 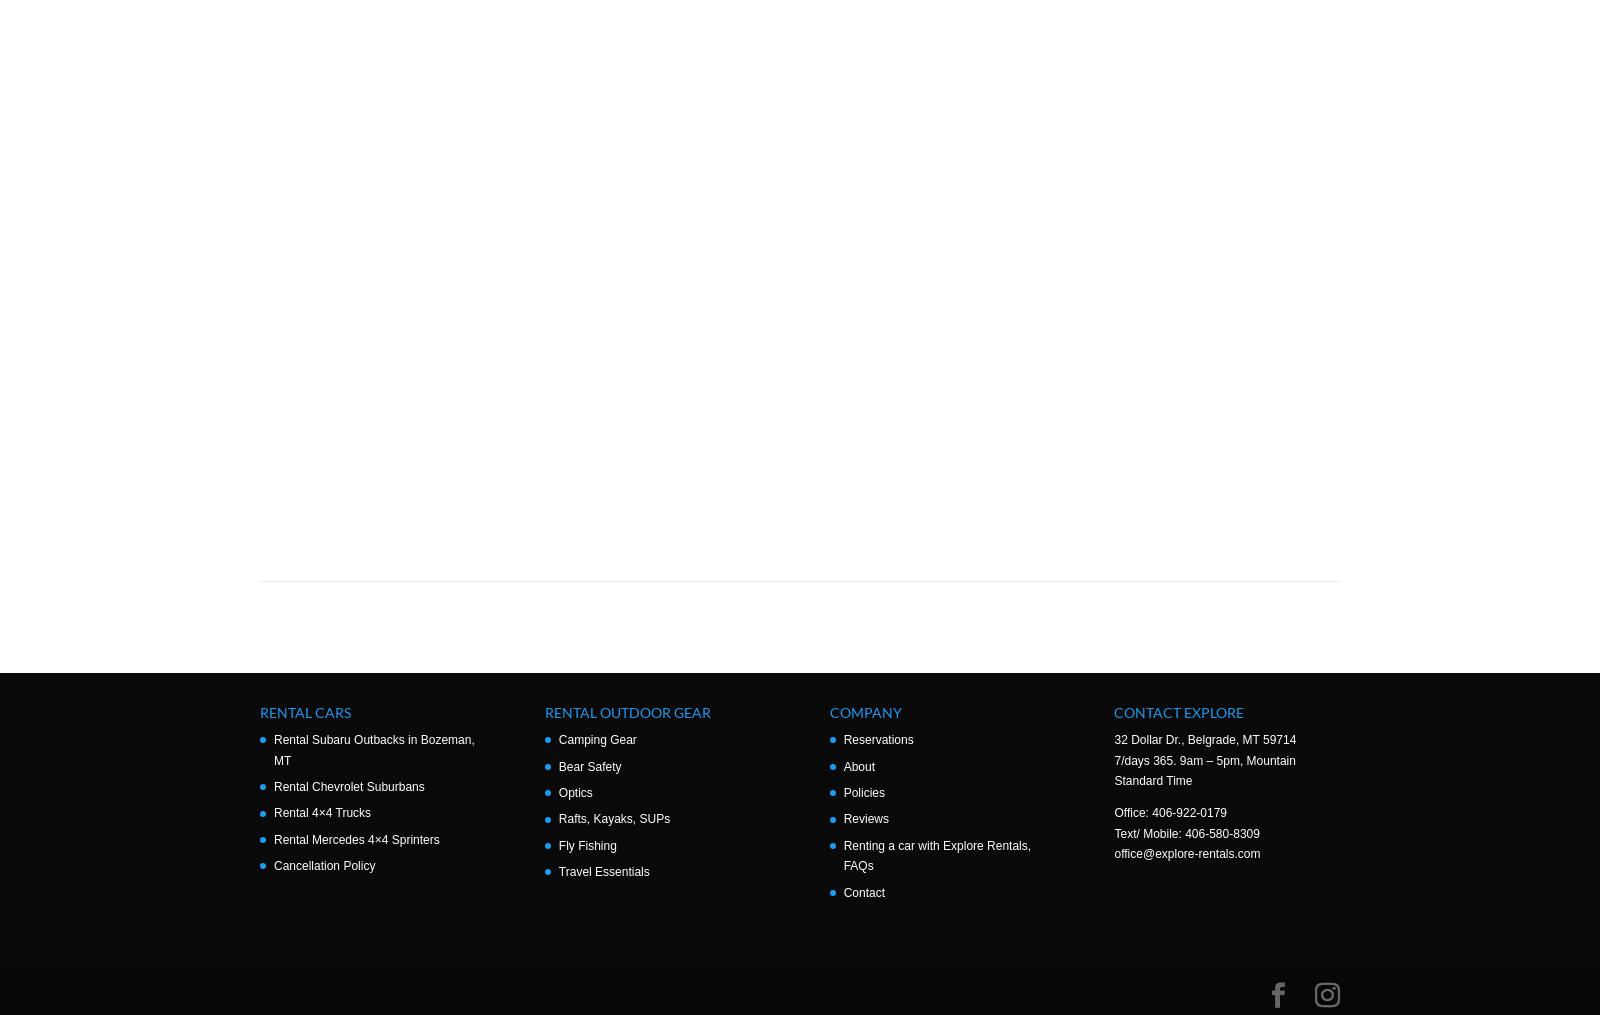 What do you see at coordinates (1186, 833) in the screenshot?
I see `'Text/ Mobile: 406-580-8309'` at bounding box center [1186, 833].